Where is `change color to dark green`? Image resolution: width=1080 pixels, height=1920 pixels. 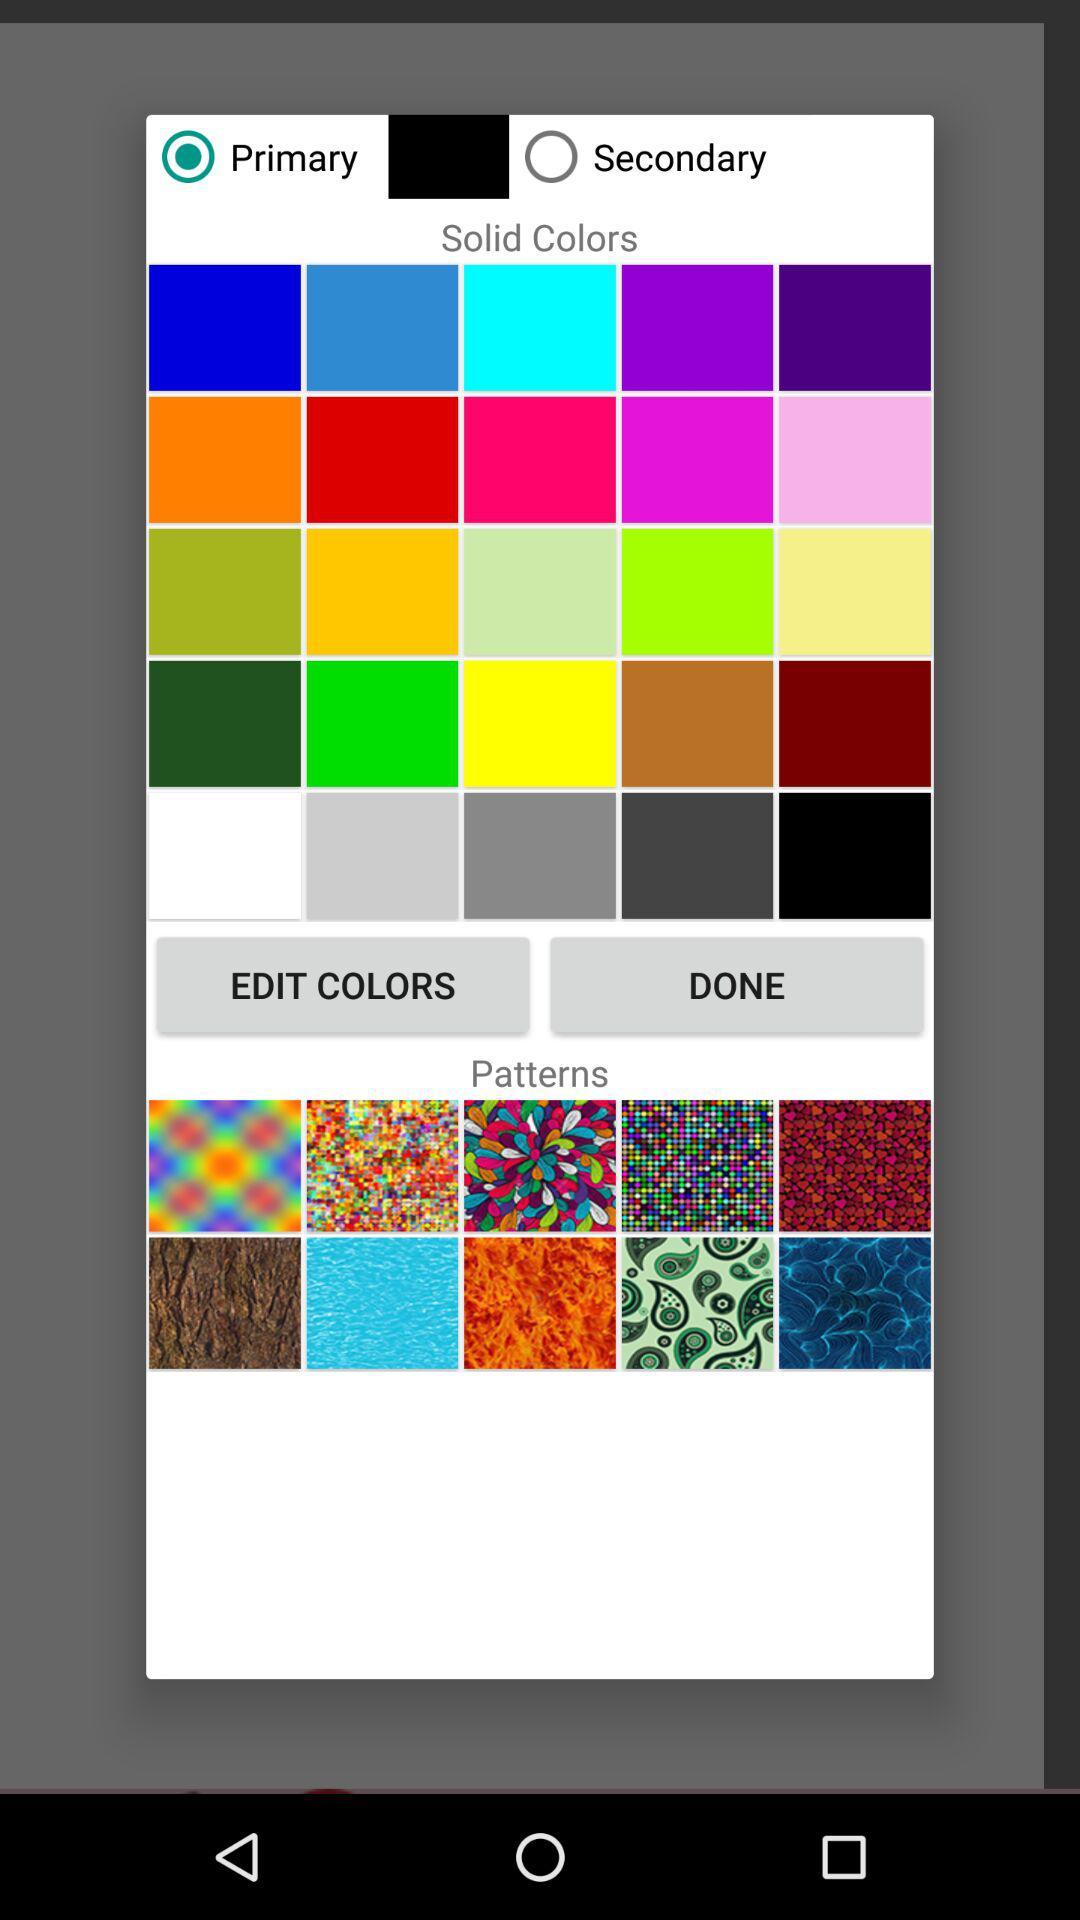
change color to dark green is located at coordinates (224, 722).